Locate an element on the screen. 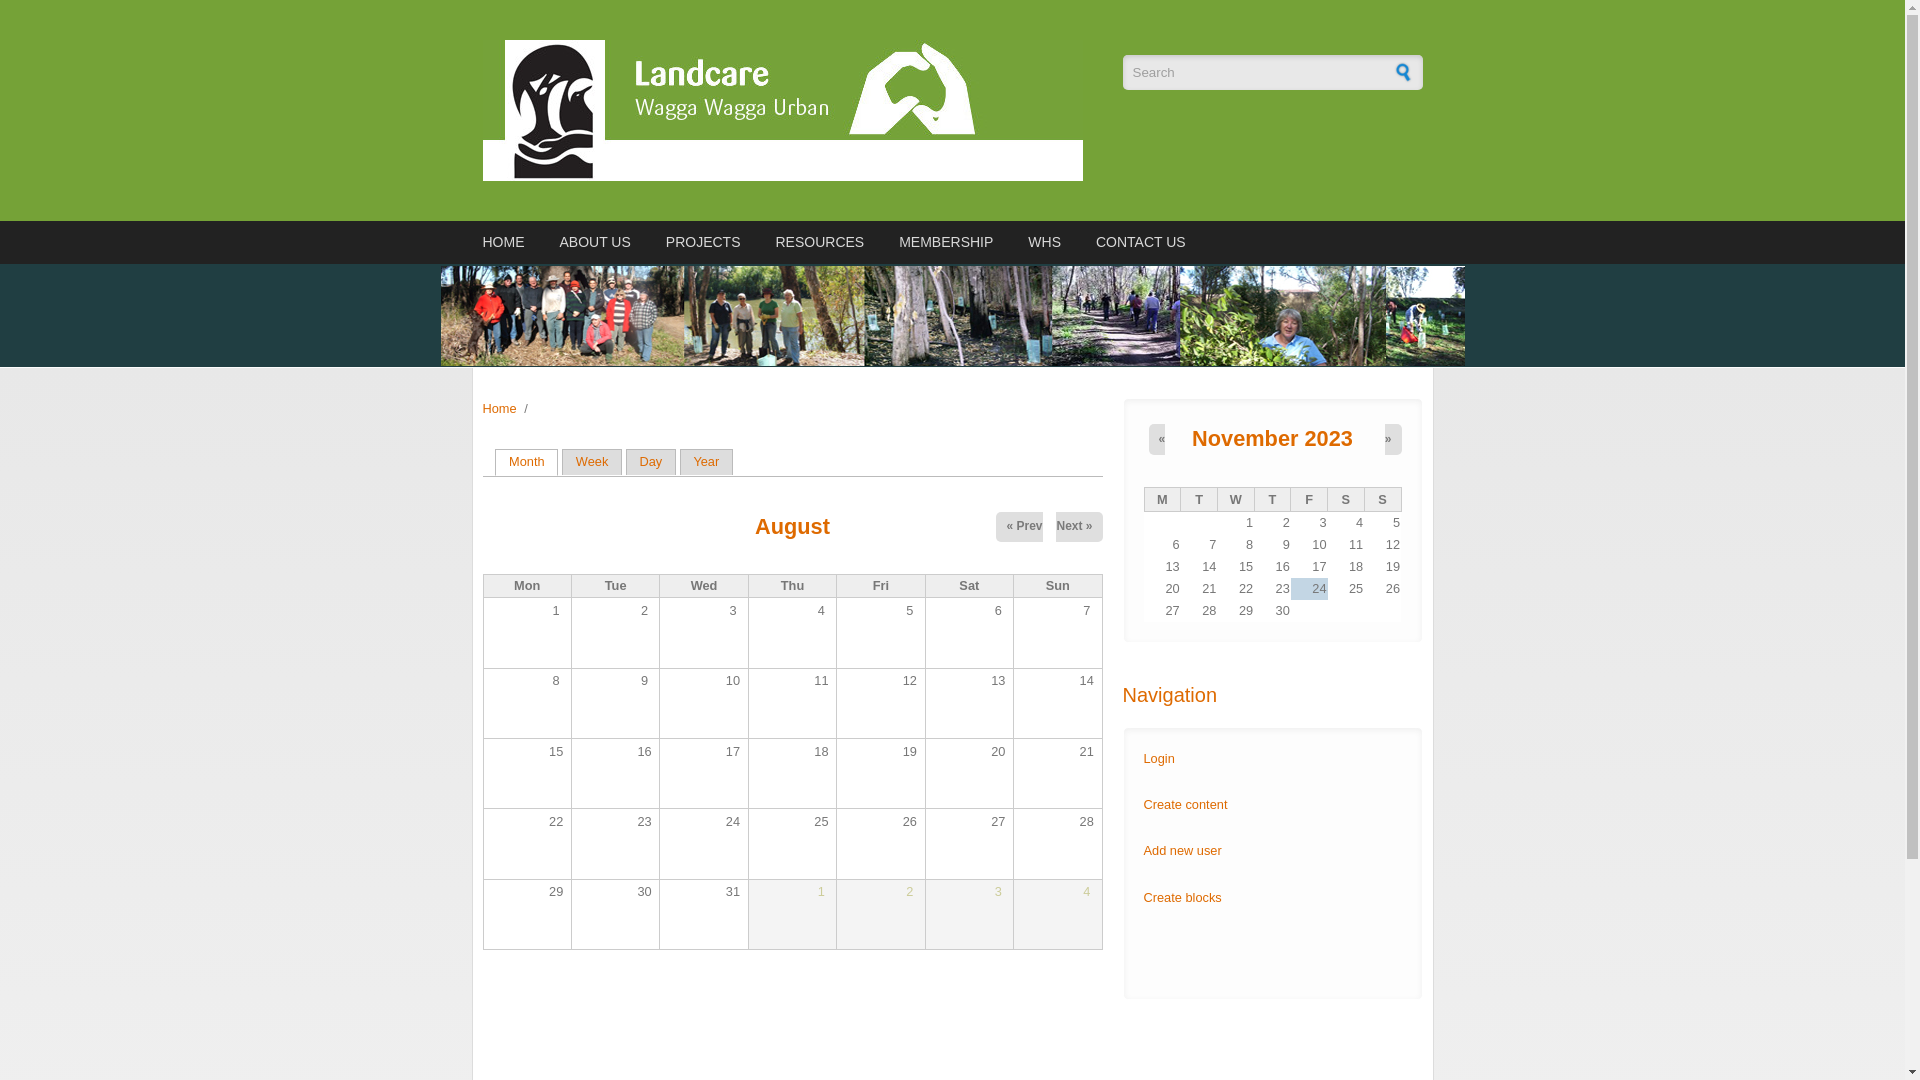  'HOME' is located at coordinates (505, 241).